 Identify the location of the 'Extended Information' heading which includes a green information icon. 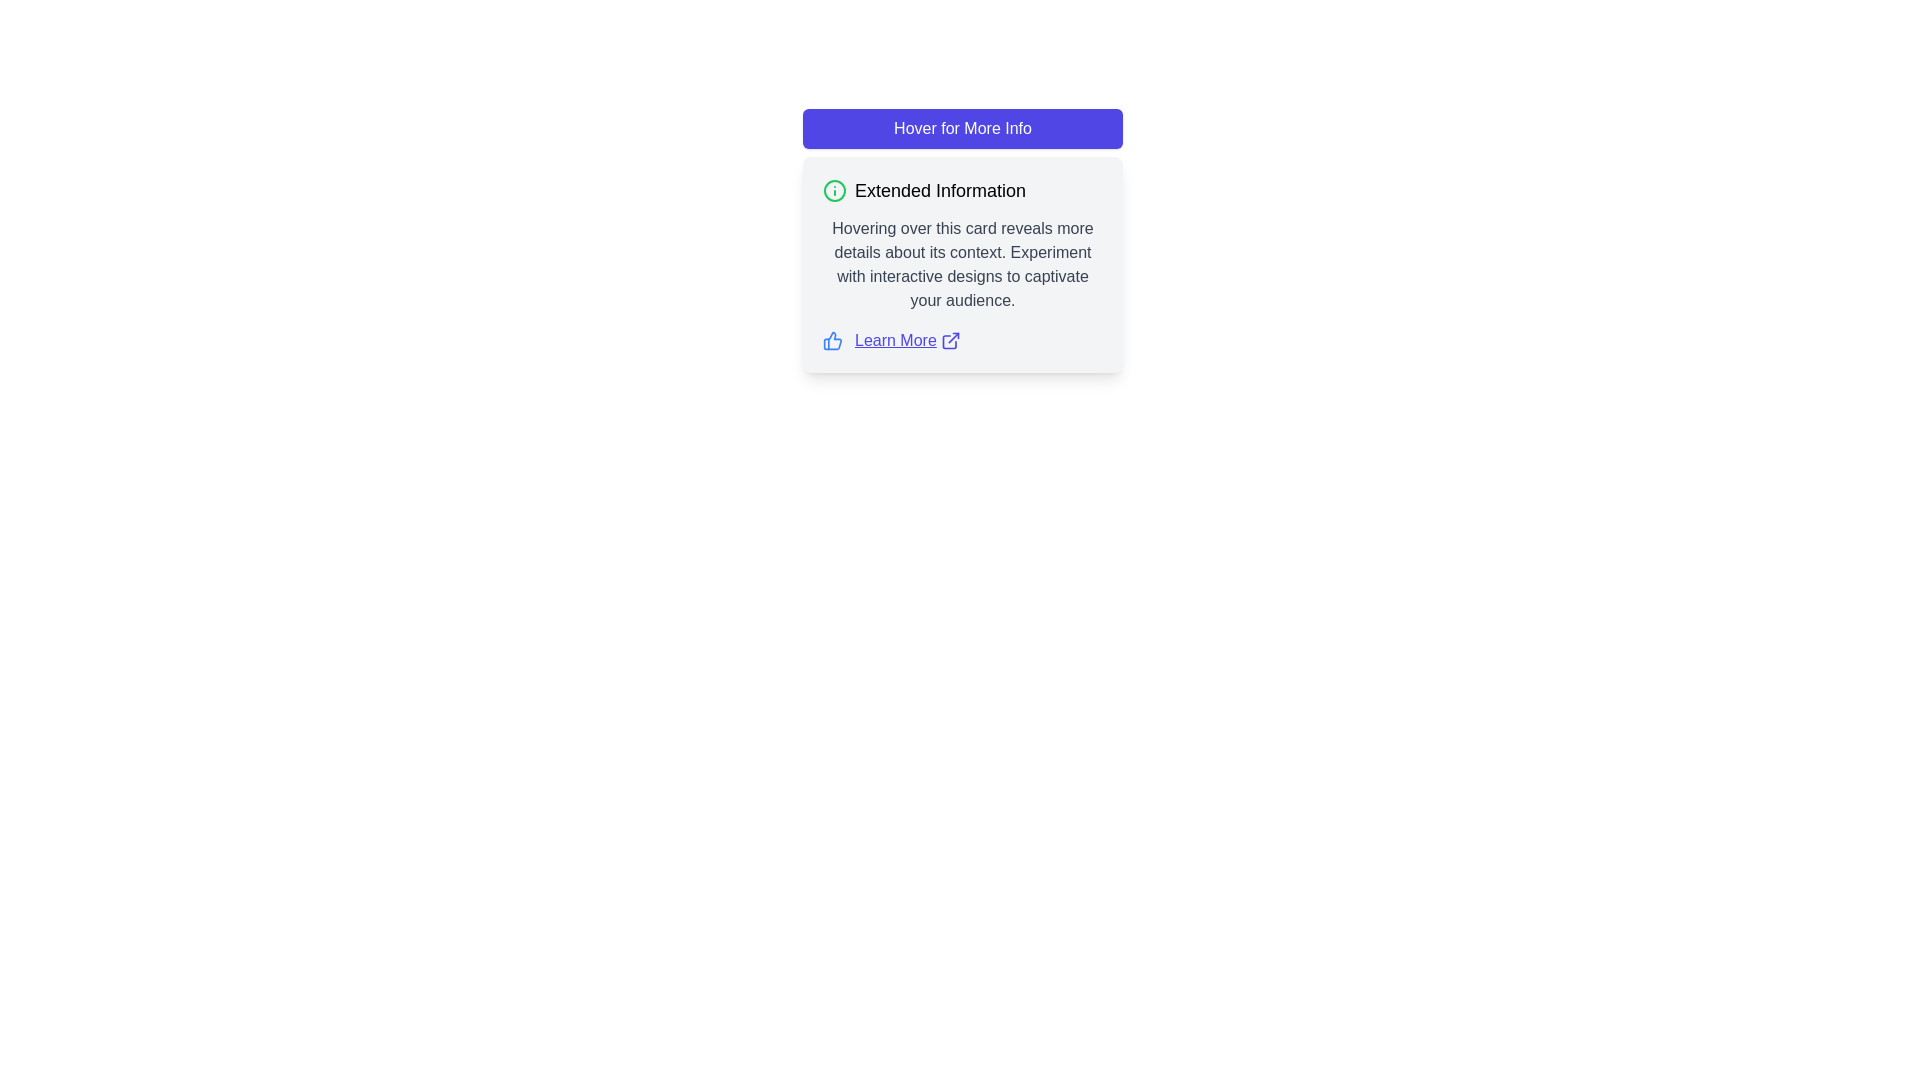
(963, 191).